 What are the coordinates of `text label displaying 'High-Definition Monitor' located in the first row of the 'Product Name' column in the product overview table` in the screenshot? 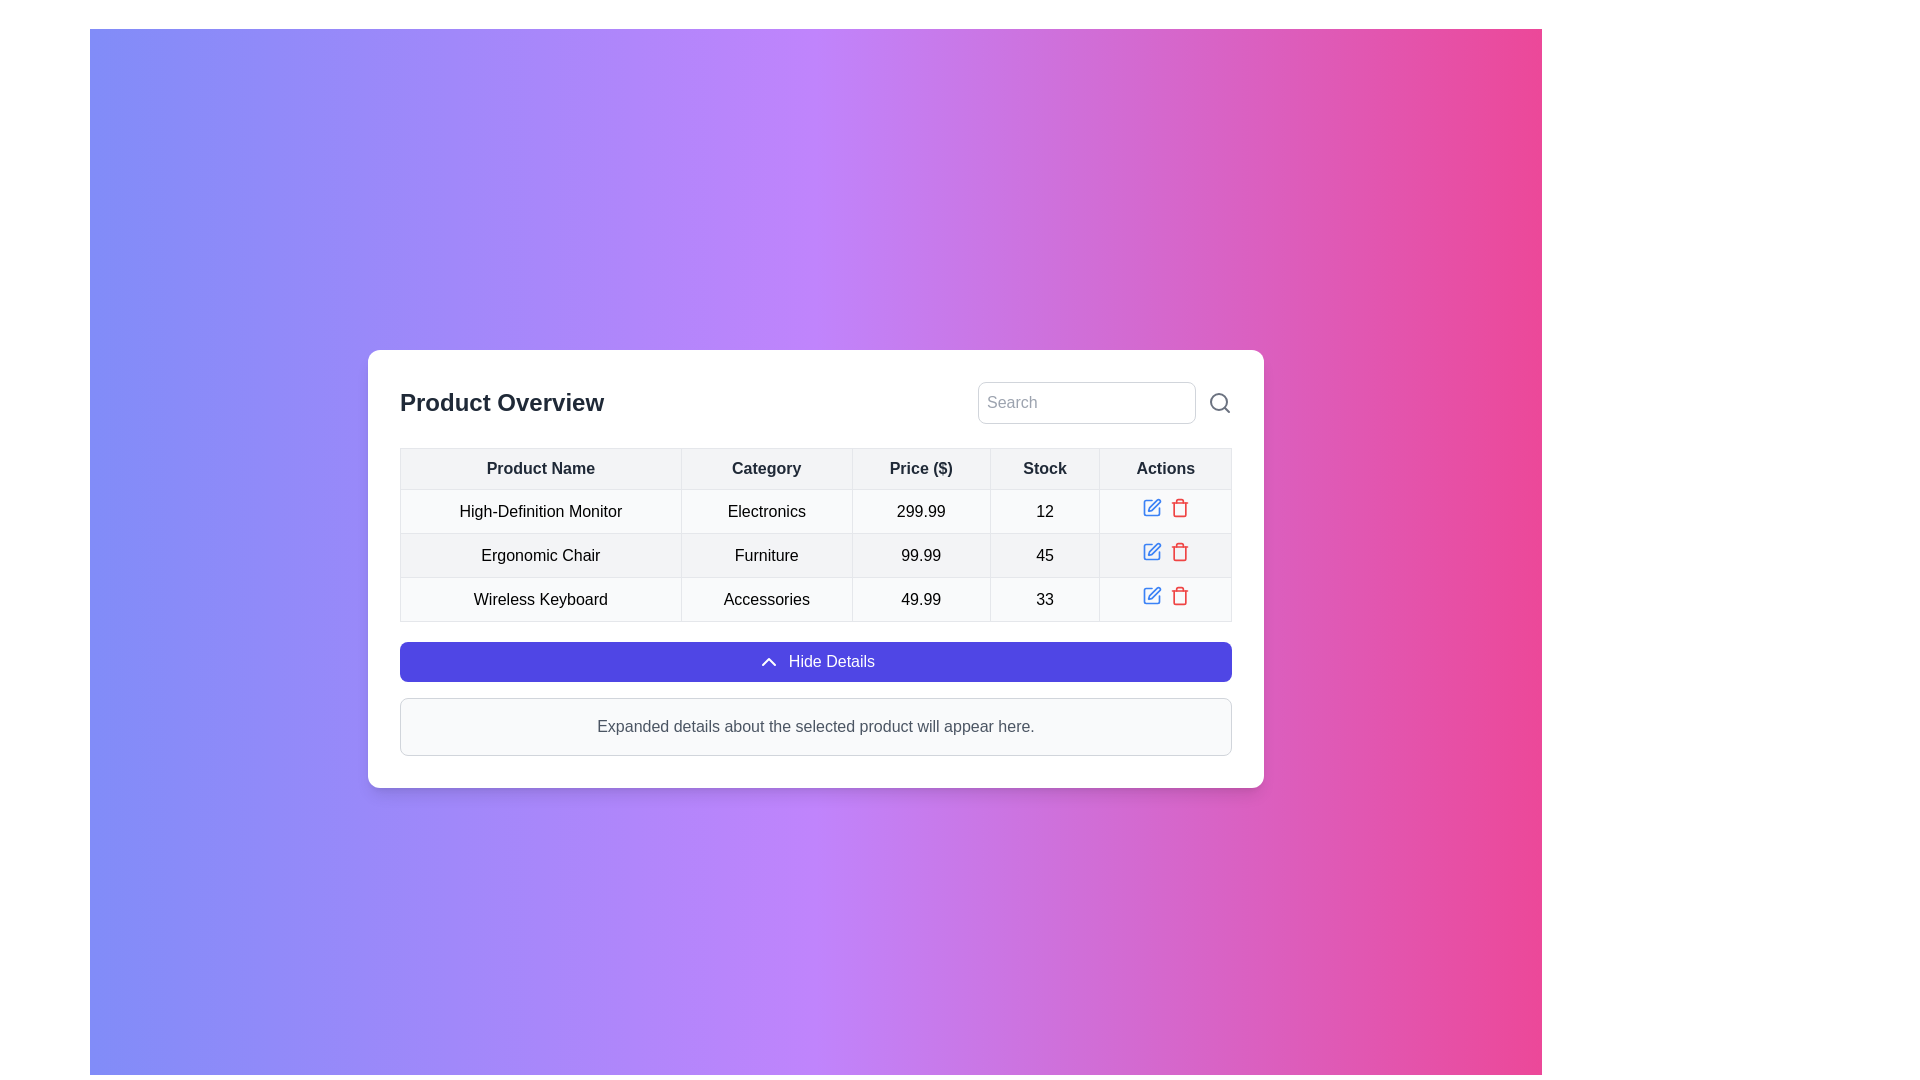 It's located at (540, 510).